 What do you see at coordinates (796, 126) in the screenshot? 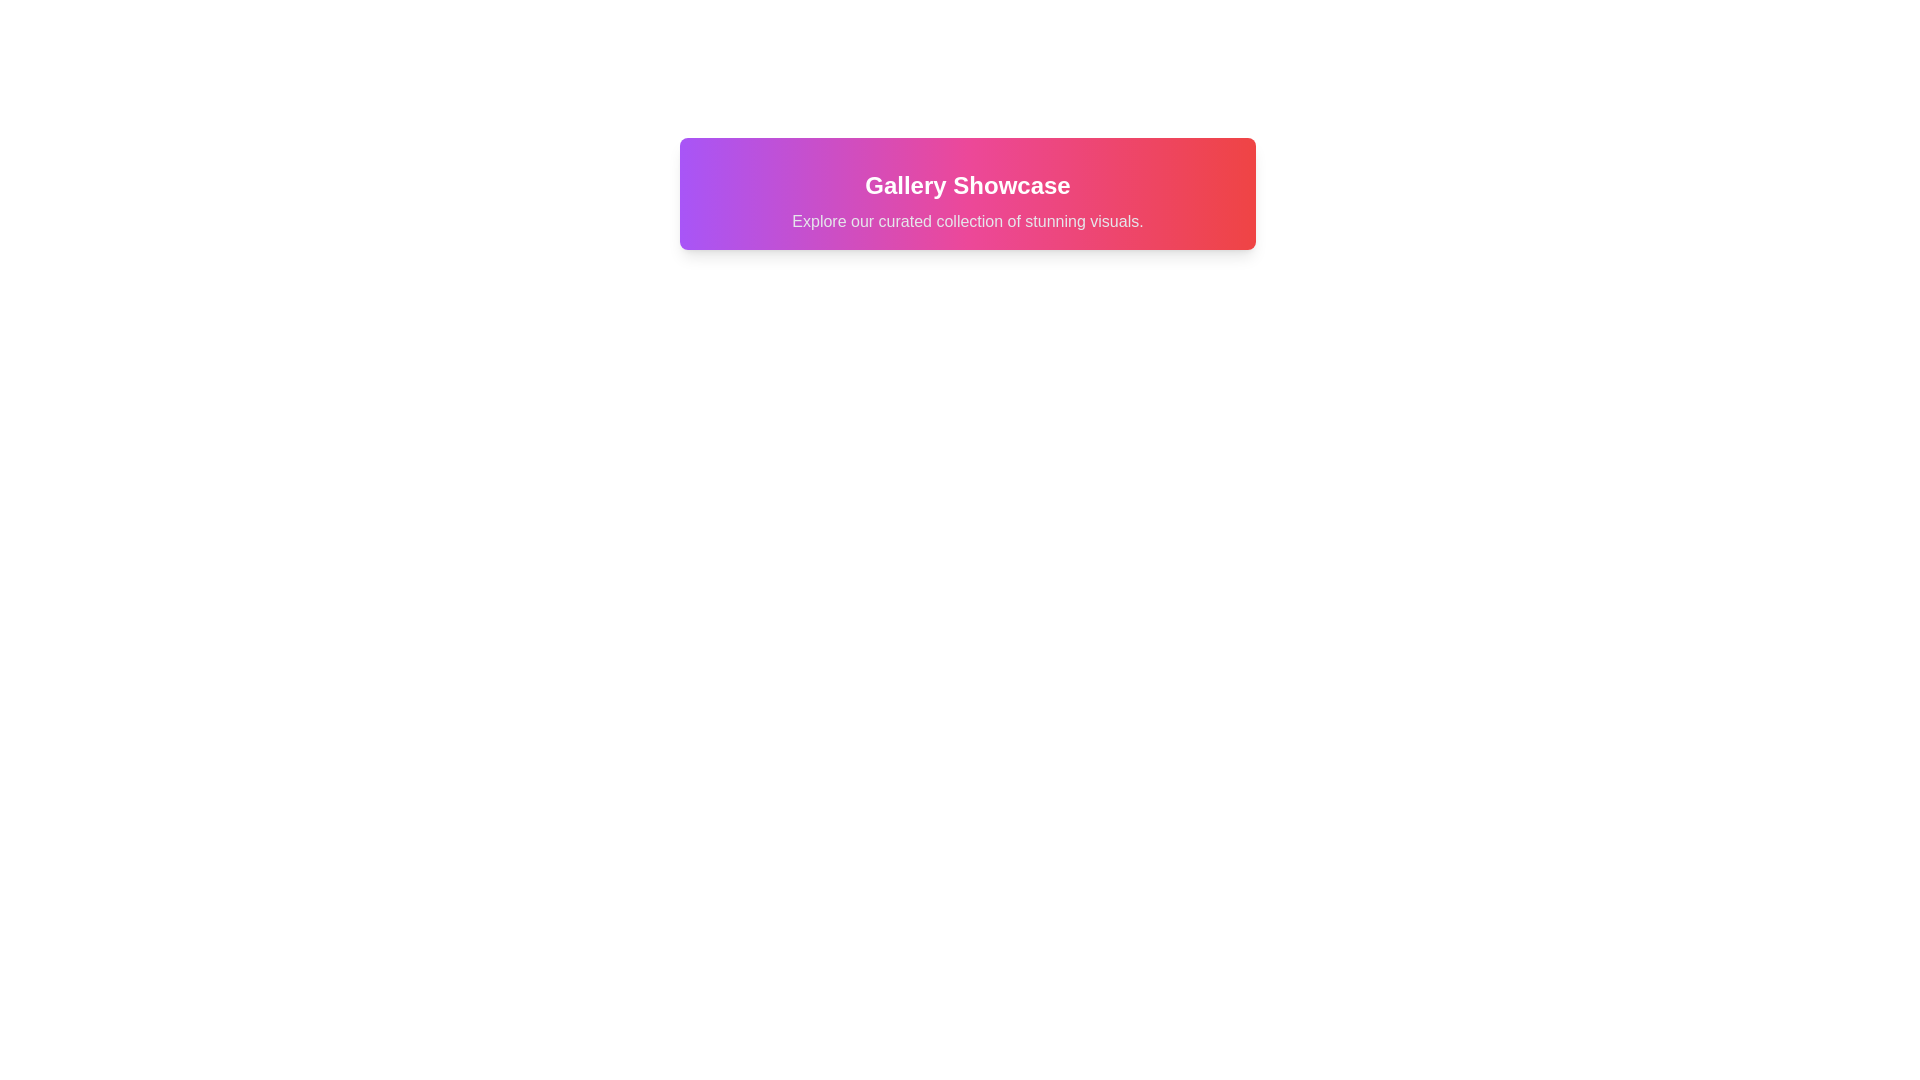
I see `the heart-shaped SVG graphic element that symbolizes a 'like' or 'favorite' action, located above the 'Gallery Showcase' text` at bounding box center [796, 126].